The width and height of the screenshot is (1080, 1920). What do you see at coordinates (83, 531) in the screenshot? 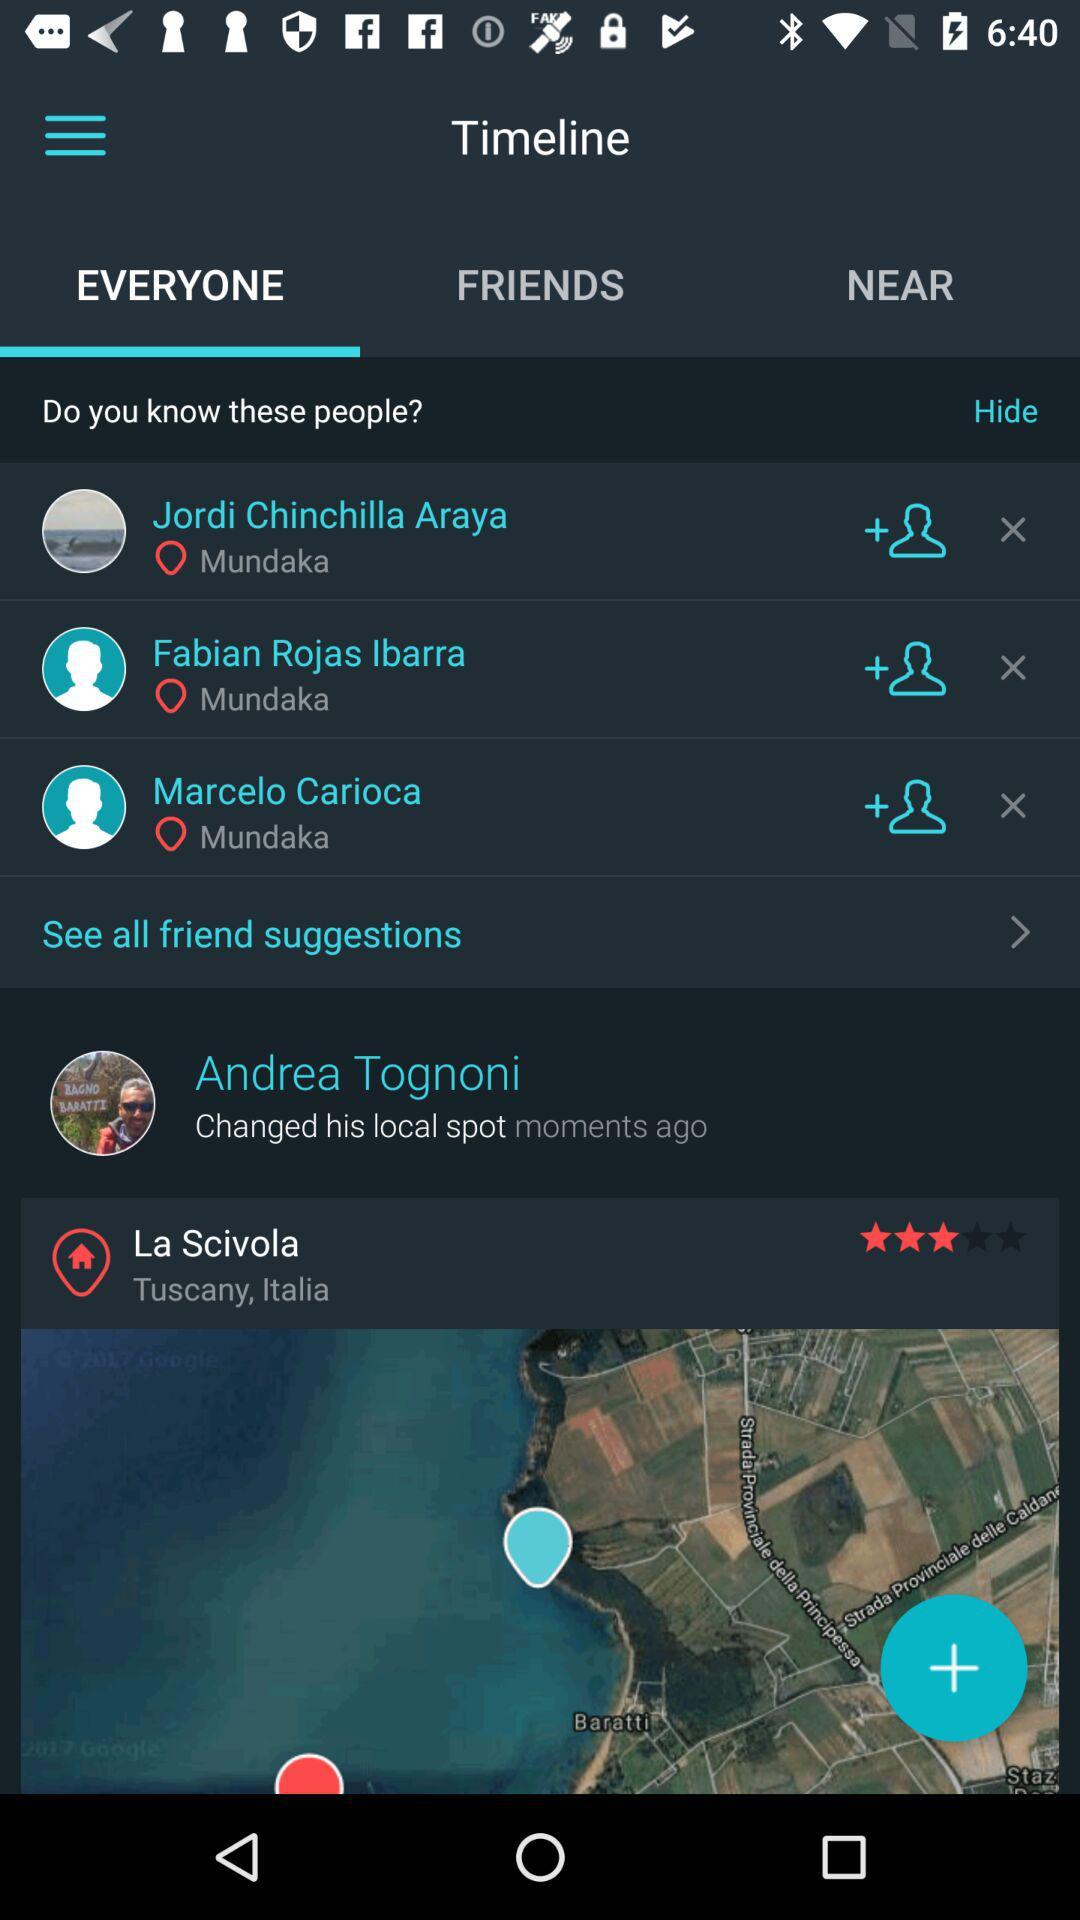
I see `profile button` at bounding box center [83, 531].